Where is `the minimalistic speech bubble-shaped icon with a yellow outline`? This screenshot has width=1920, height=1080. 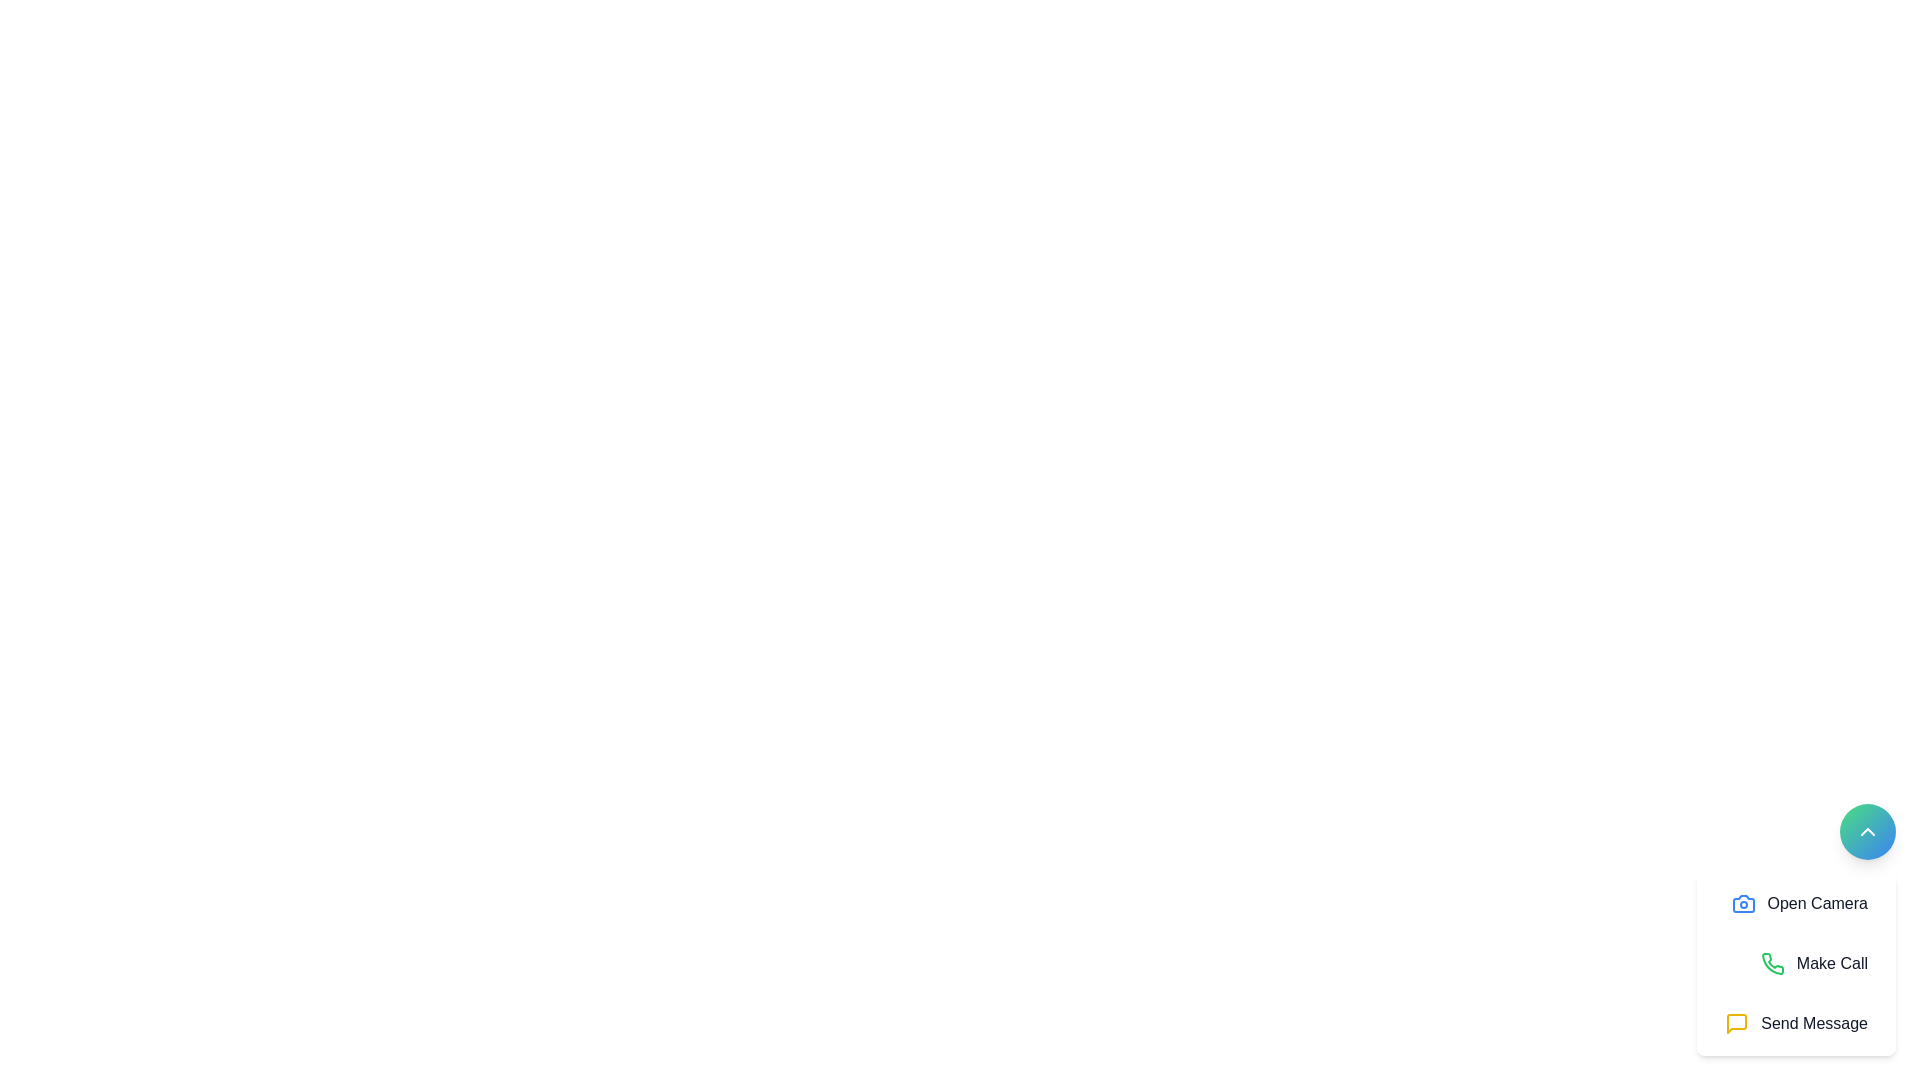
the minimalistic speech bubble-shaped icon with a yellow outline is located at coordinates (1736, 1023).